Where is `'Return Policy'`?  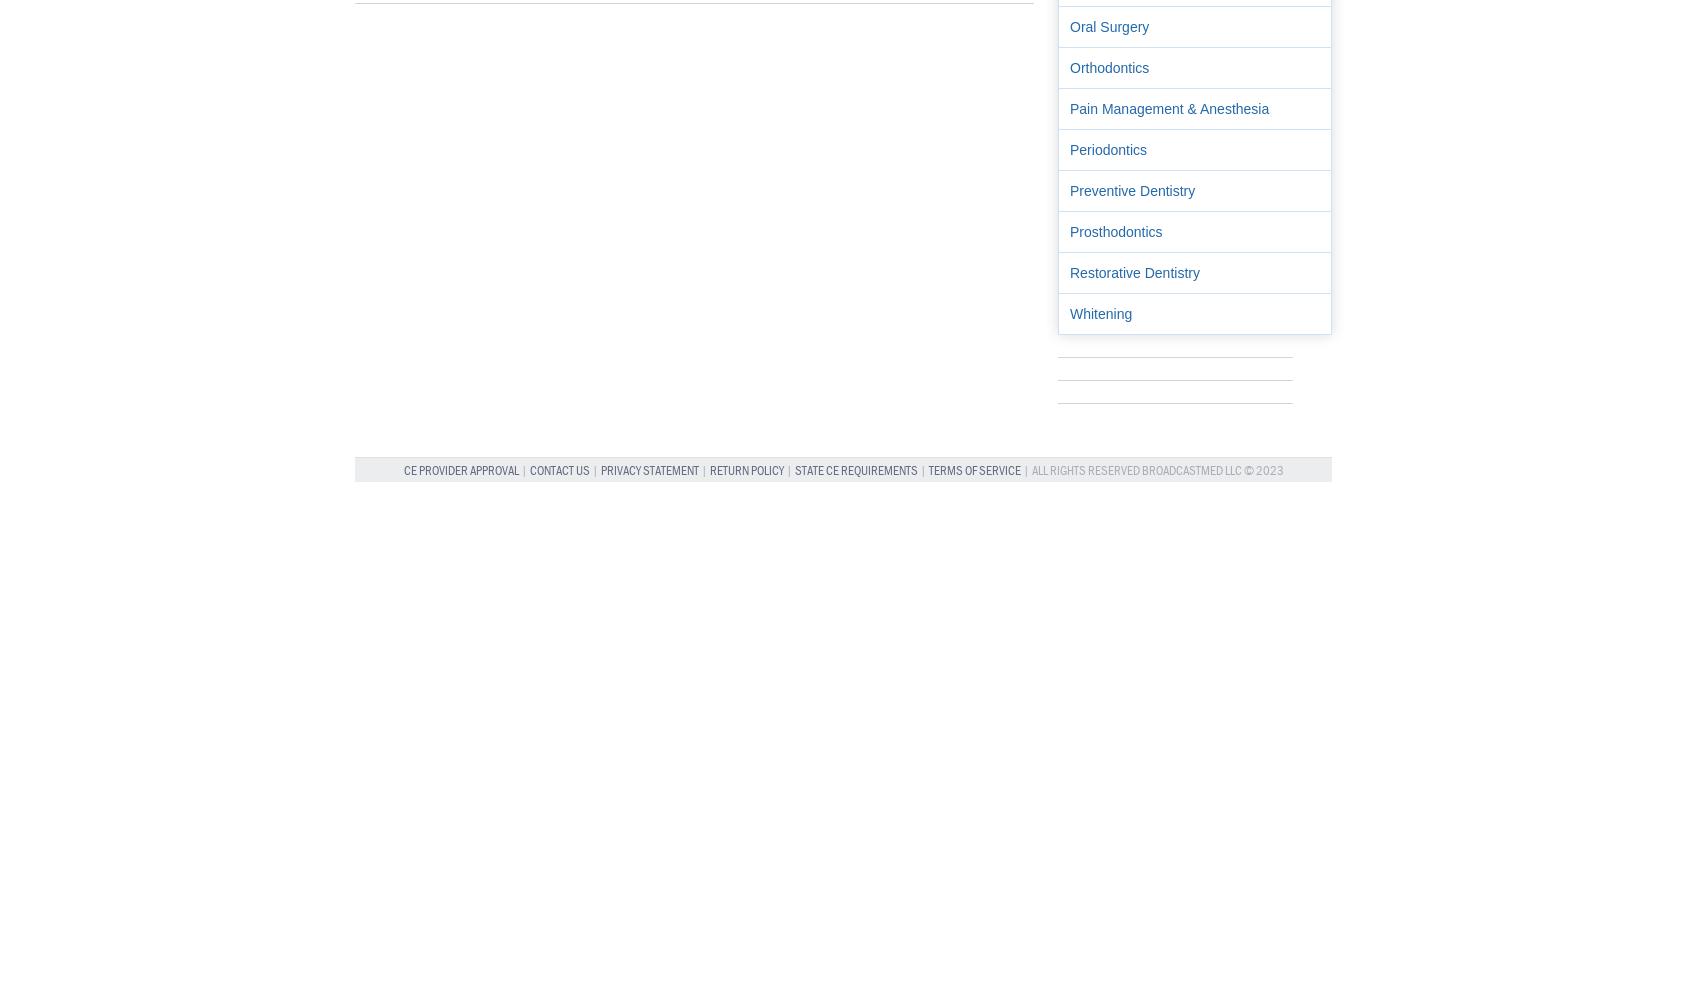
'Return Policy' is located at coordinates (745, 469).